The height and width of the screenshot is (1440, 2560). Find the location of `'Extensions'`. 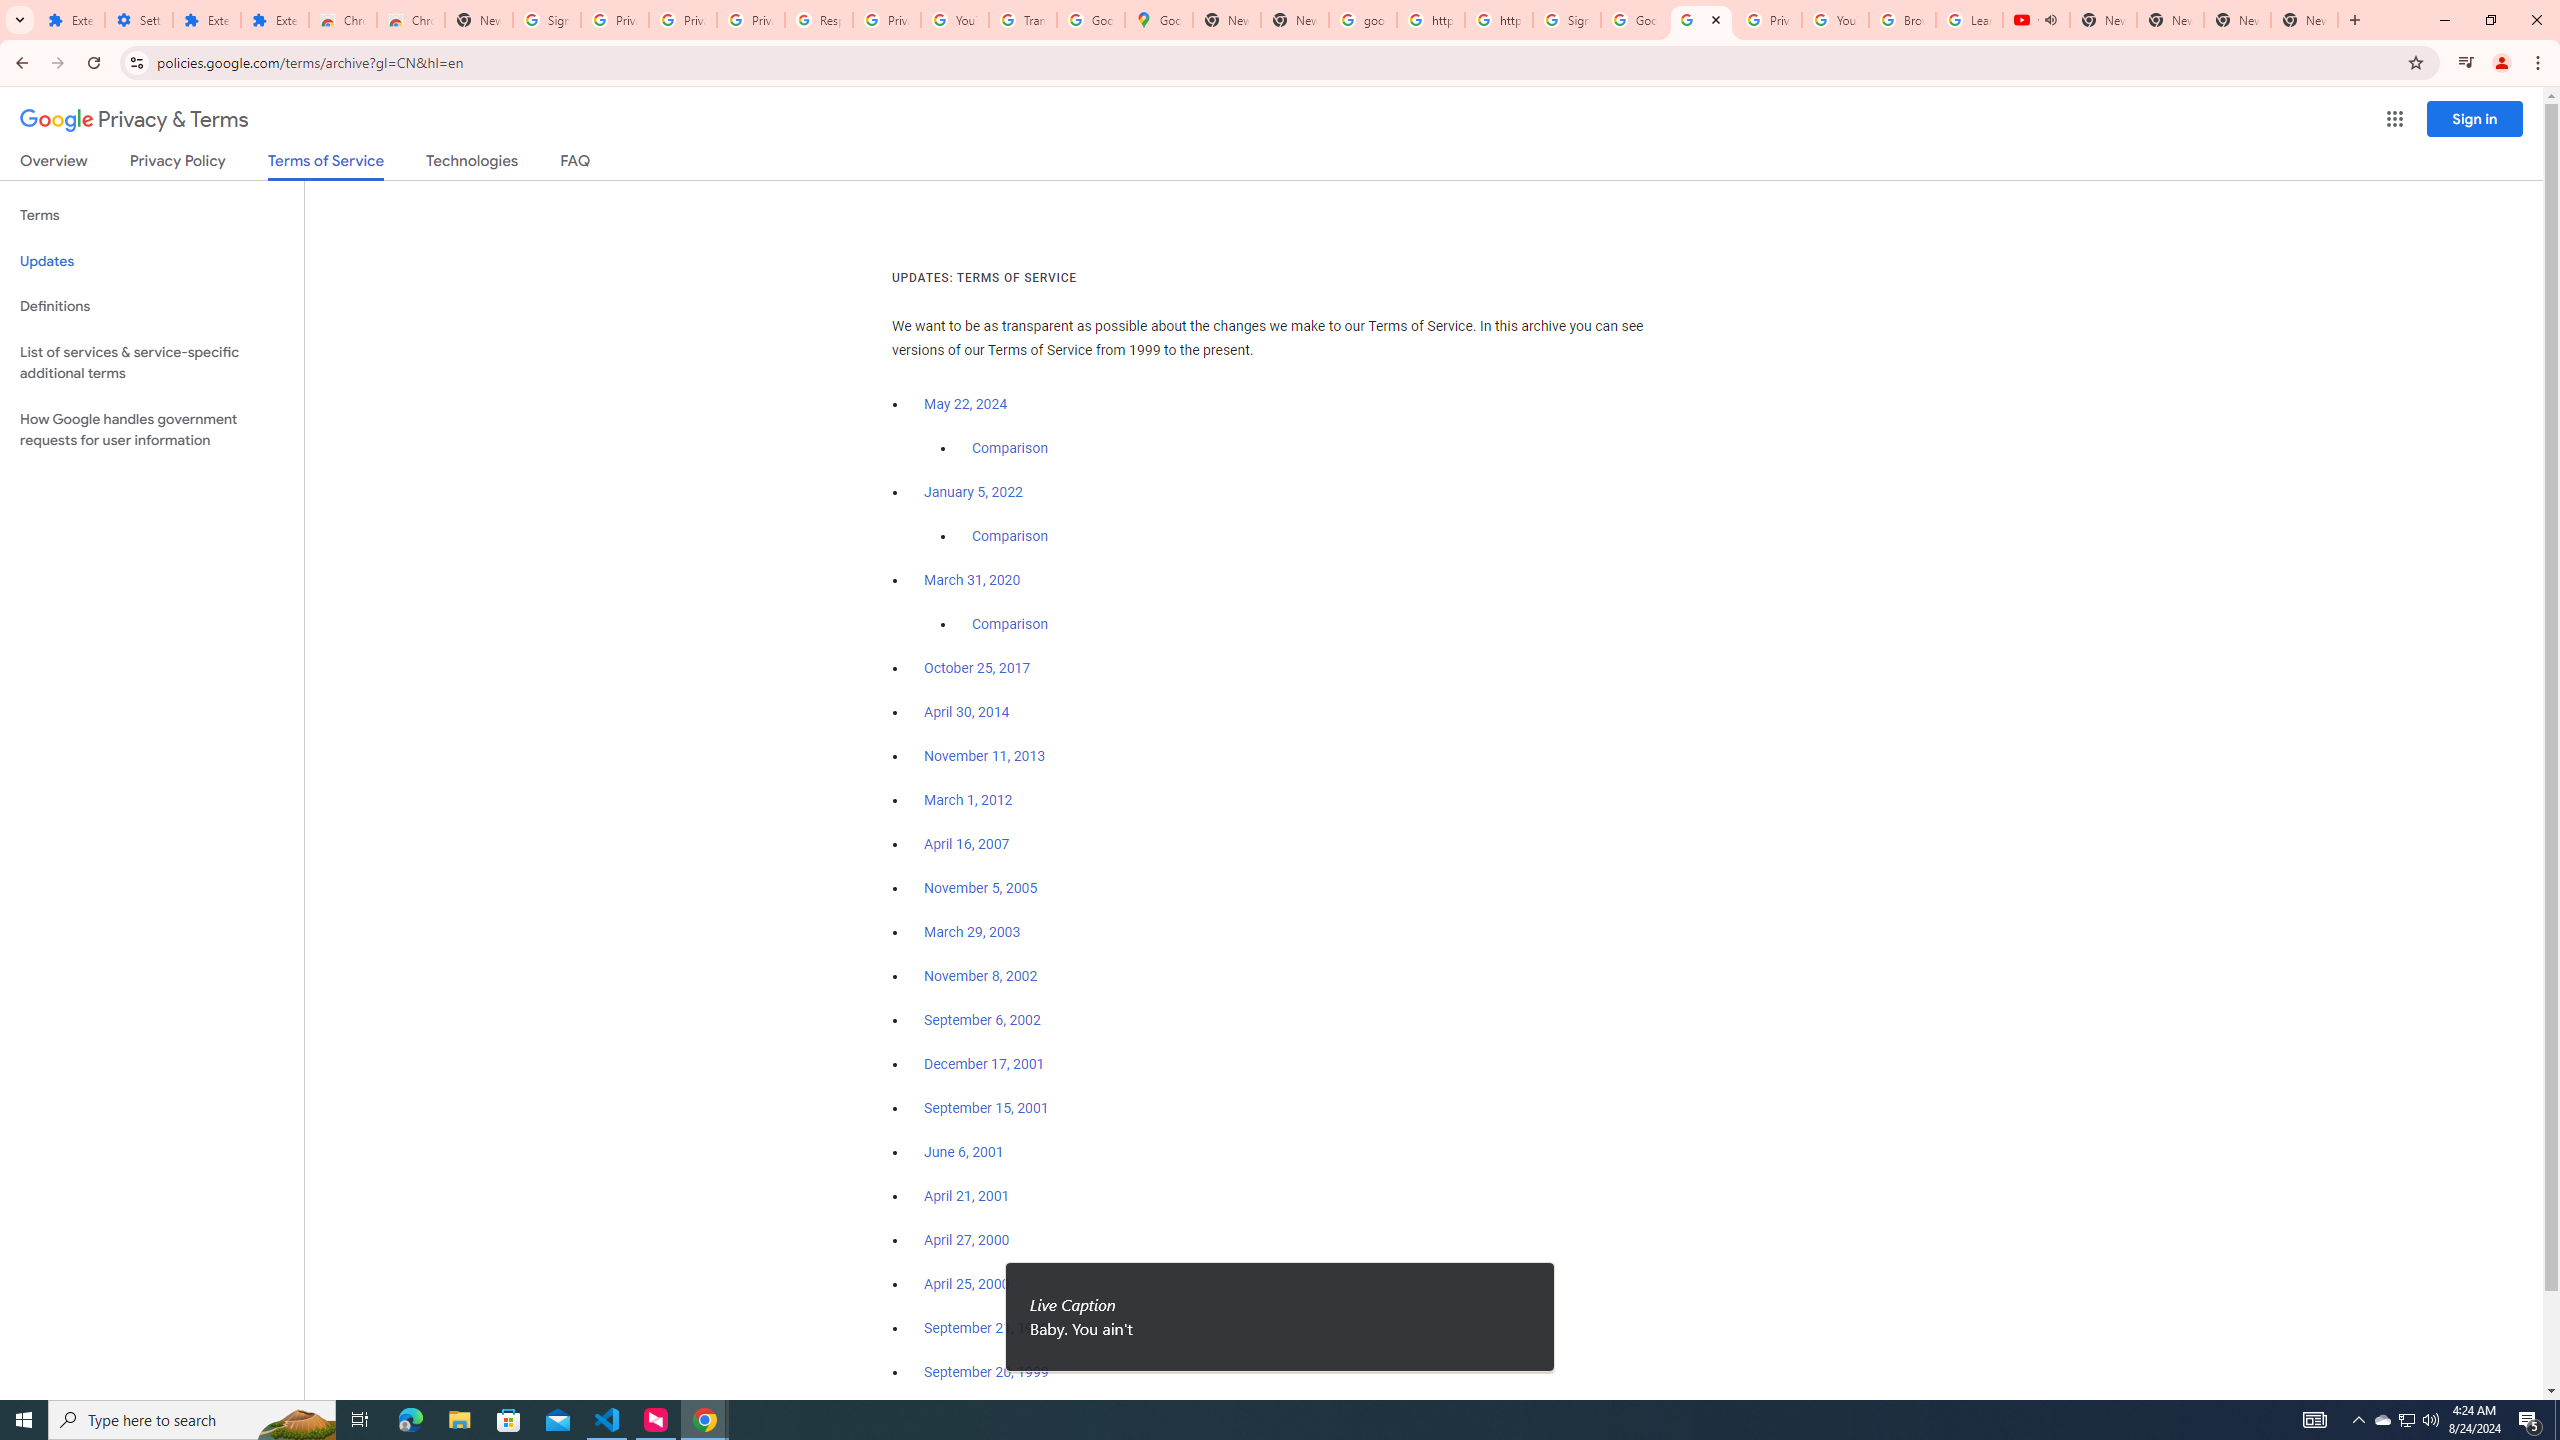

'Extensions' is located at coordinates (207, 19).